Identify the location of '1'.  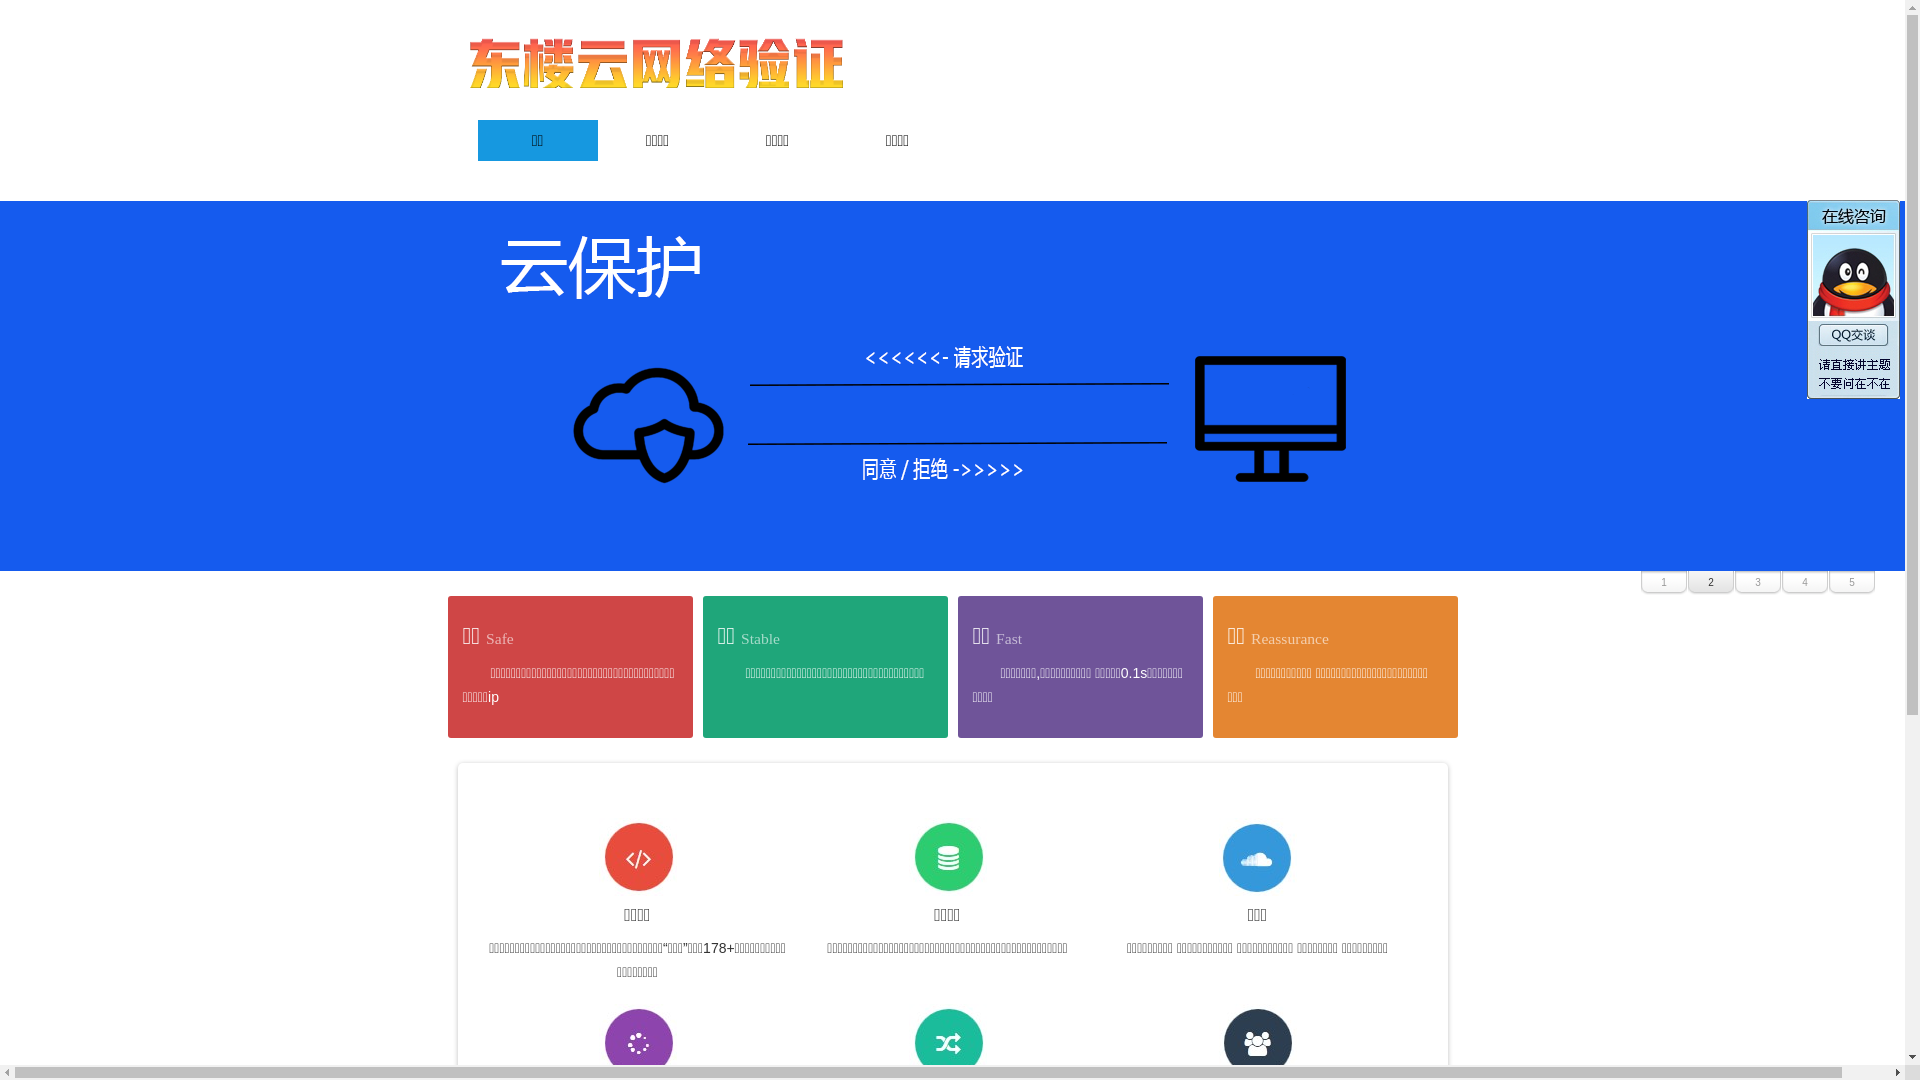
(1664, 582).